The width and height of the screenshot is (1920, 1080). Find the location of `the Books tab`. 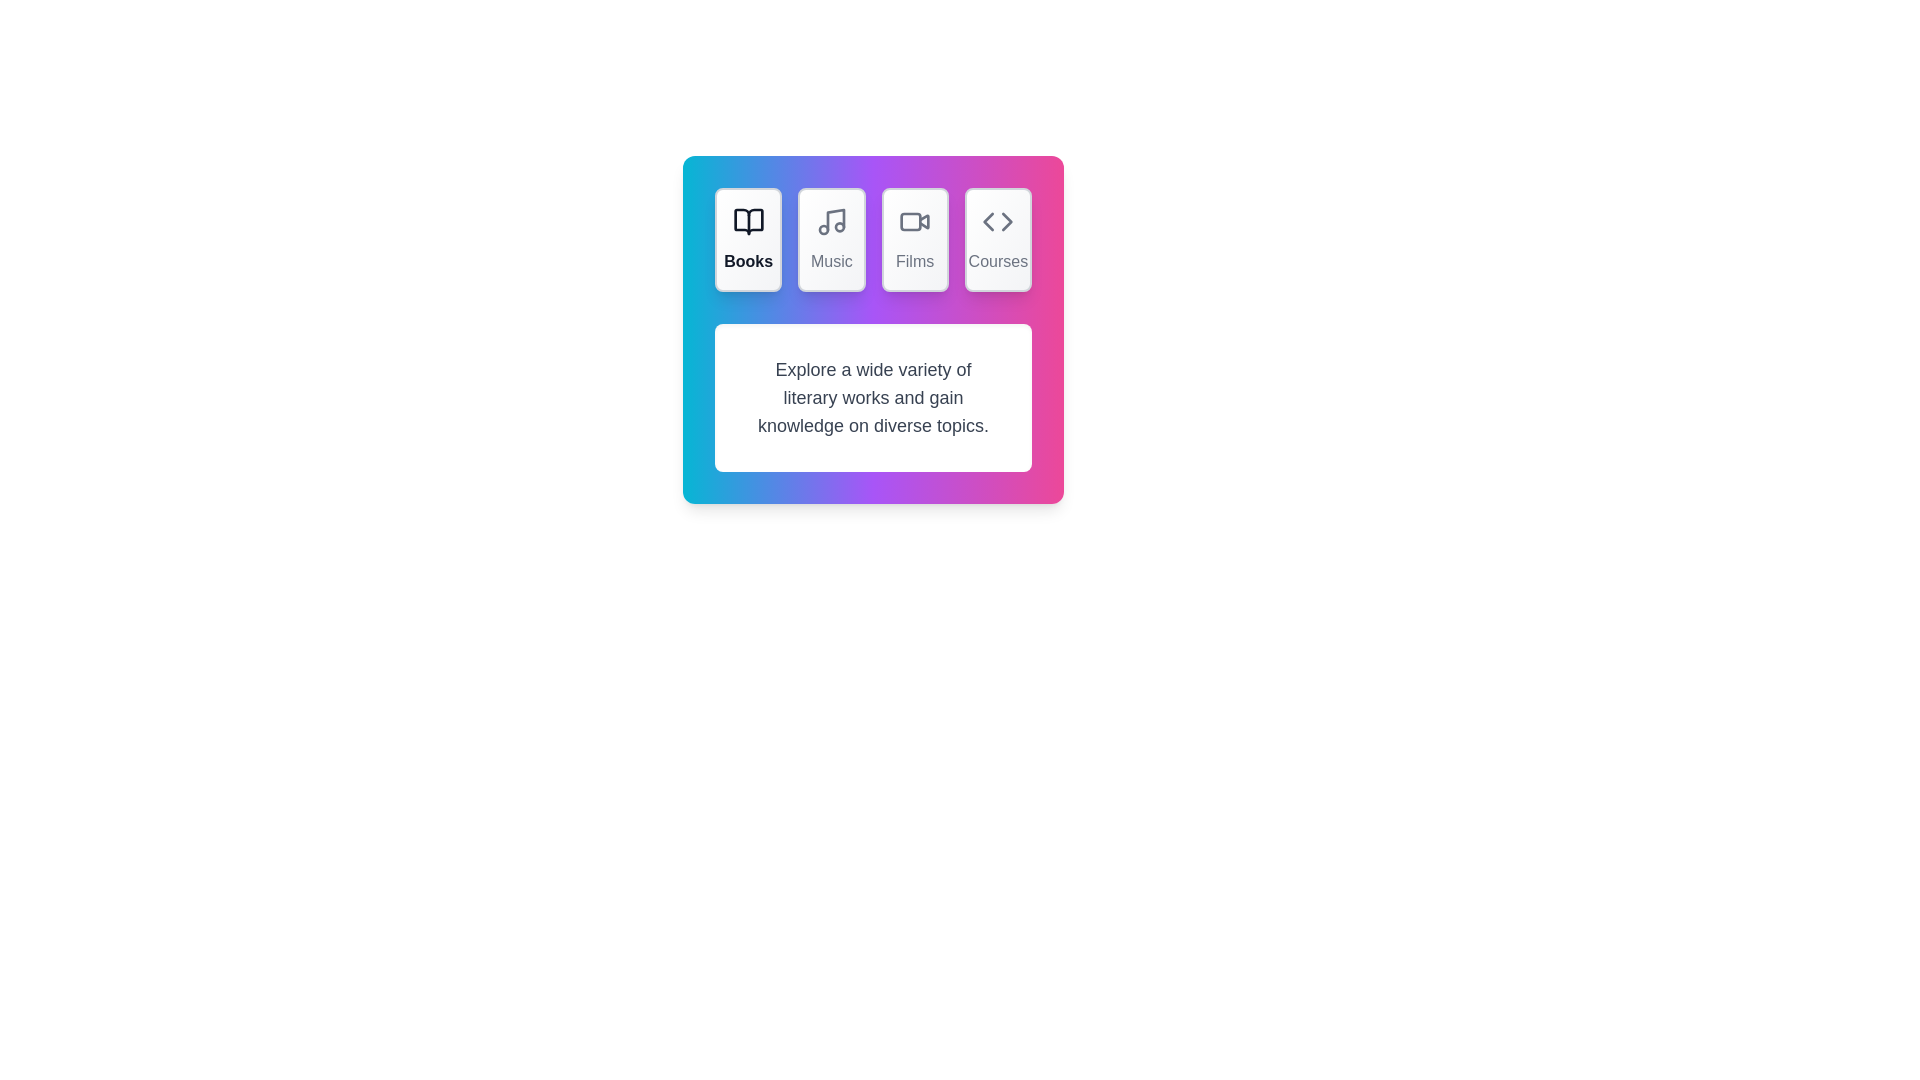

the Books tab is located at coordinates (747, 238).